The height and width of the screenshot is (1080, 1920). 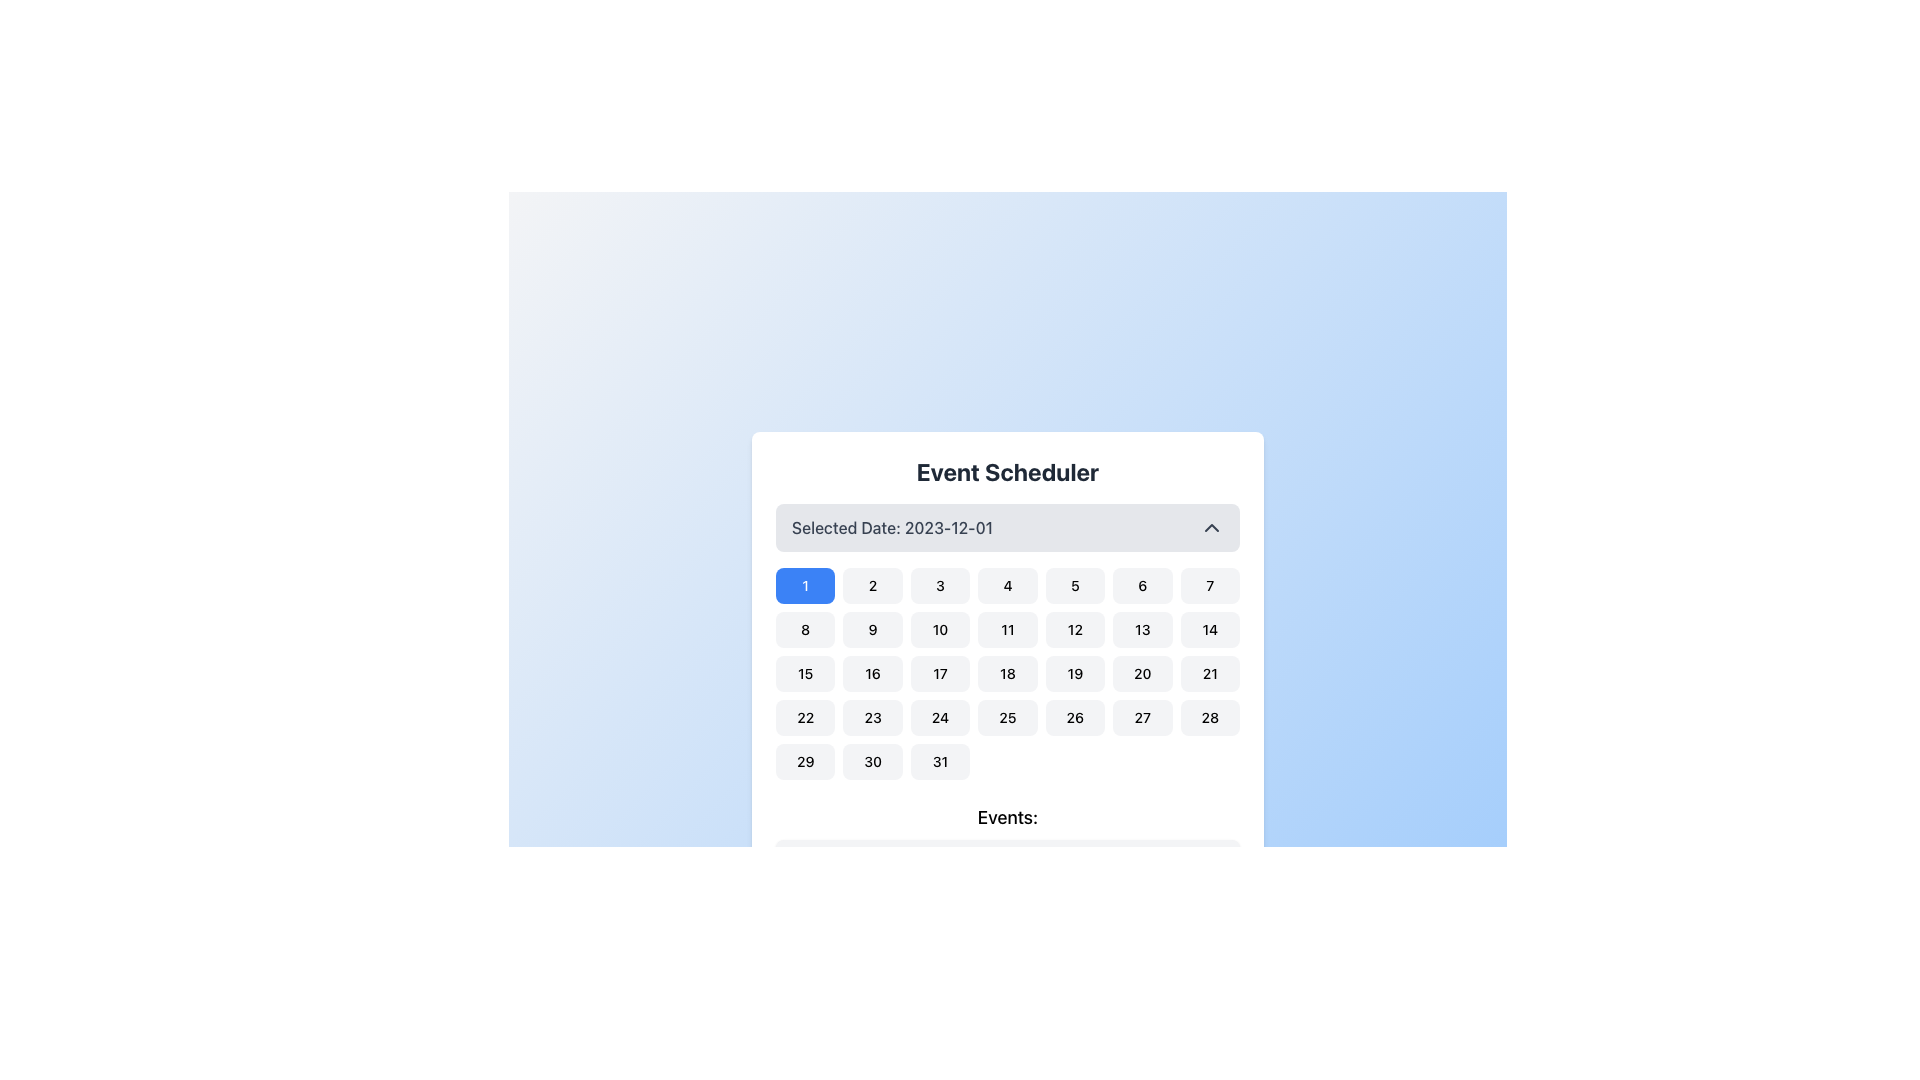 I want to click on the date selection button located in the third row and sixth column of the calendar widget to change its appearance, so click(x=1142, y=674).